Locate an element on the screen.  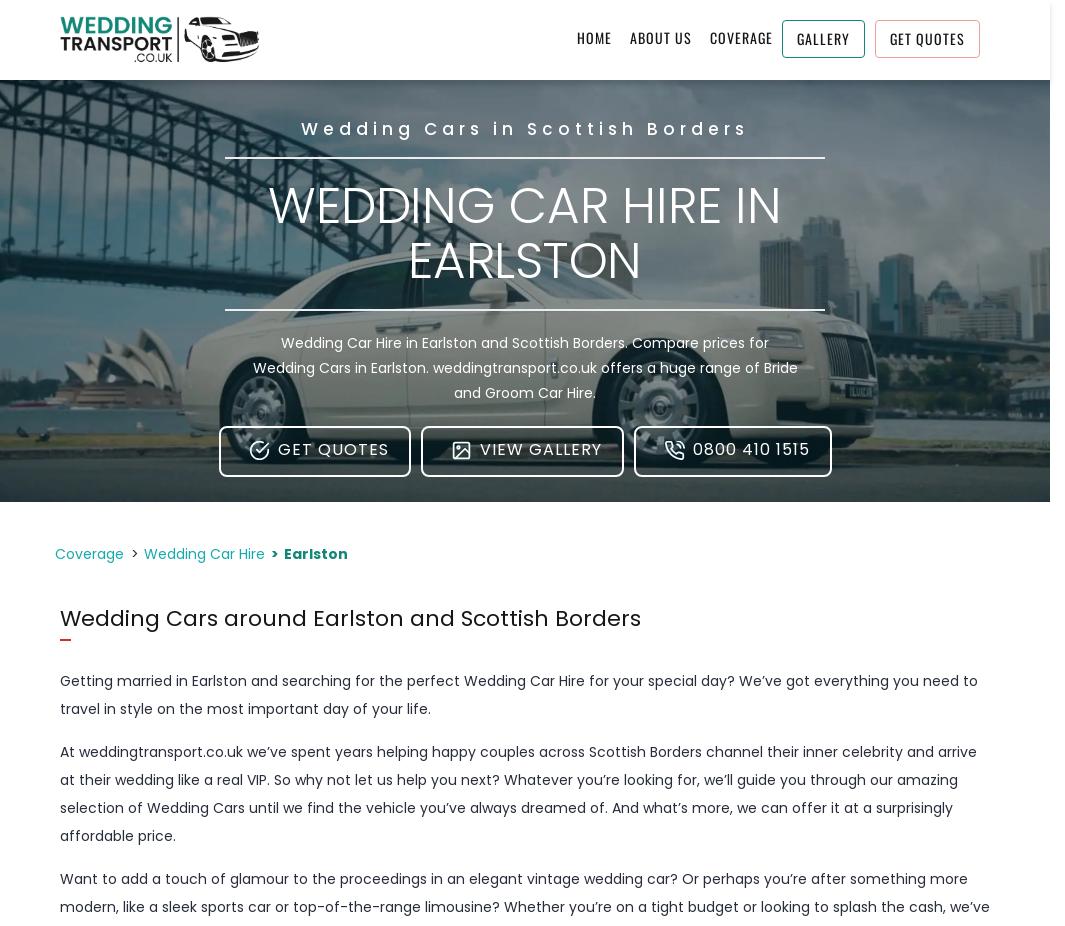
'0800 410 1515' is located at coordinates (750, 449).